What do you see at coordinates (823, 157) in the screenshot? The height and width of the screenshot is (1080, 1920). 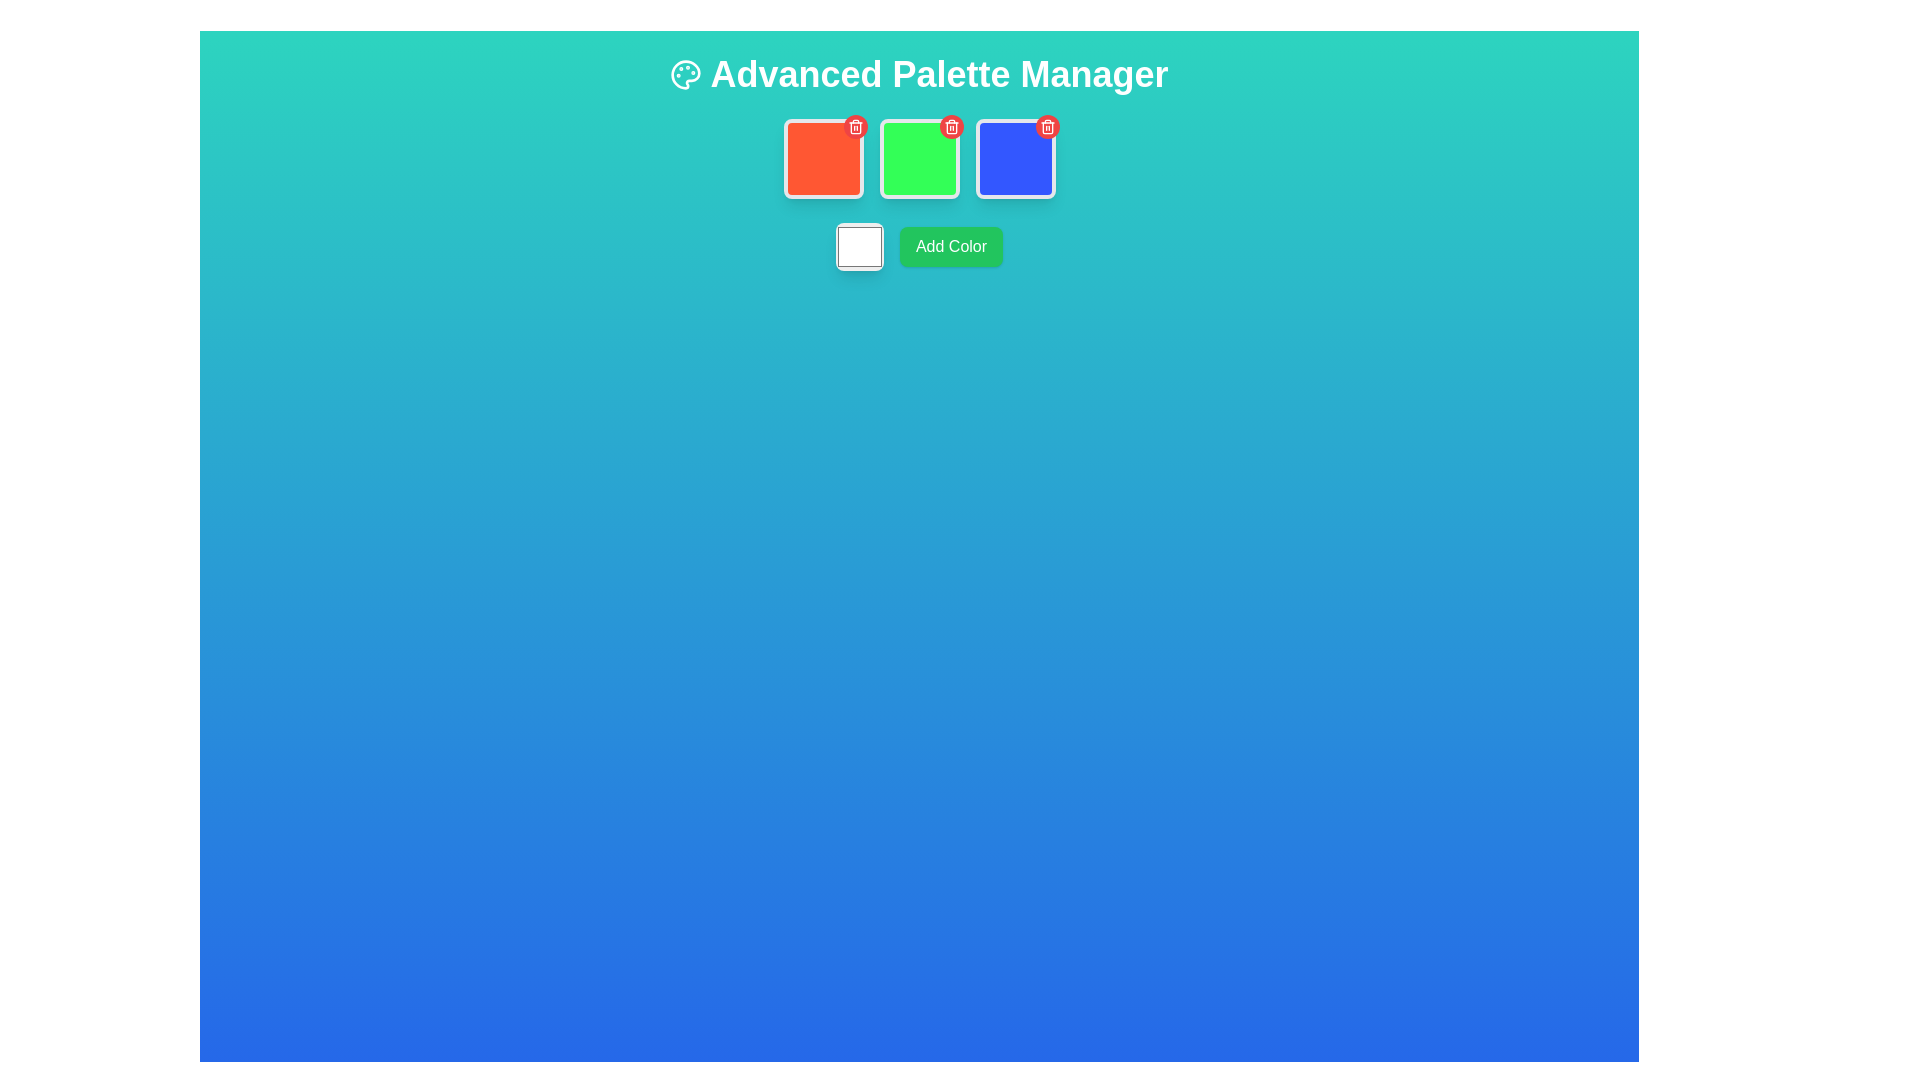 I see `the red square-shaped color tile with rounded corners and a white border, located at the top row of the color palette grid` at bounding box center [823, 157].